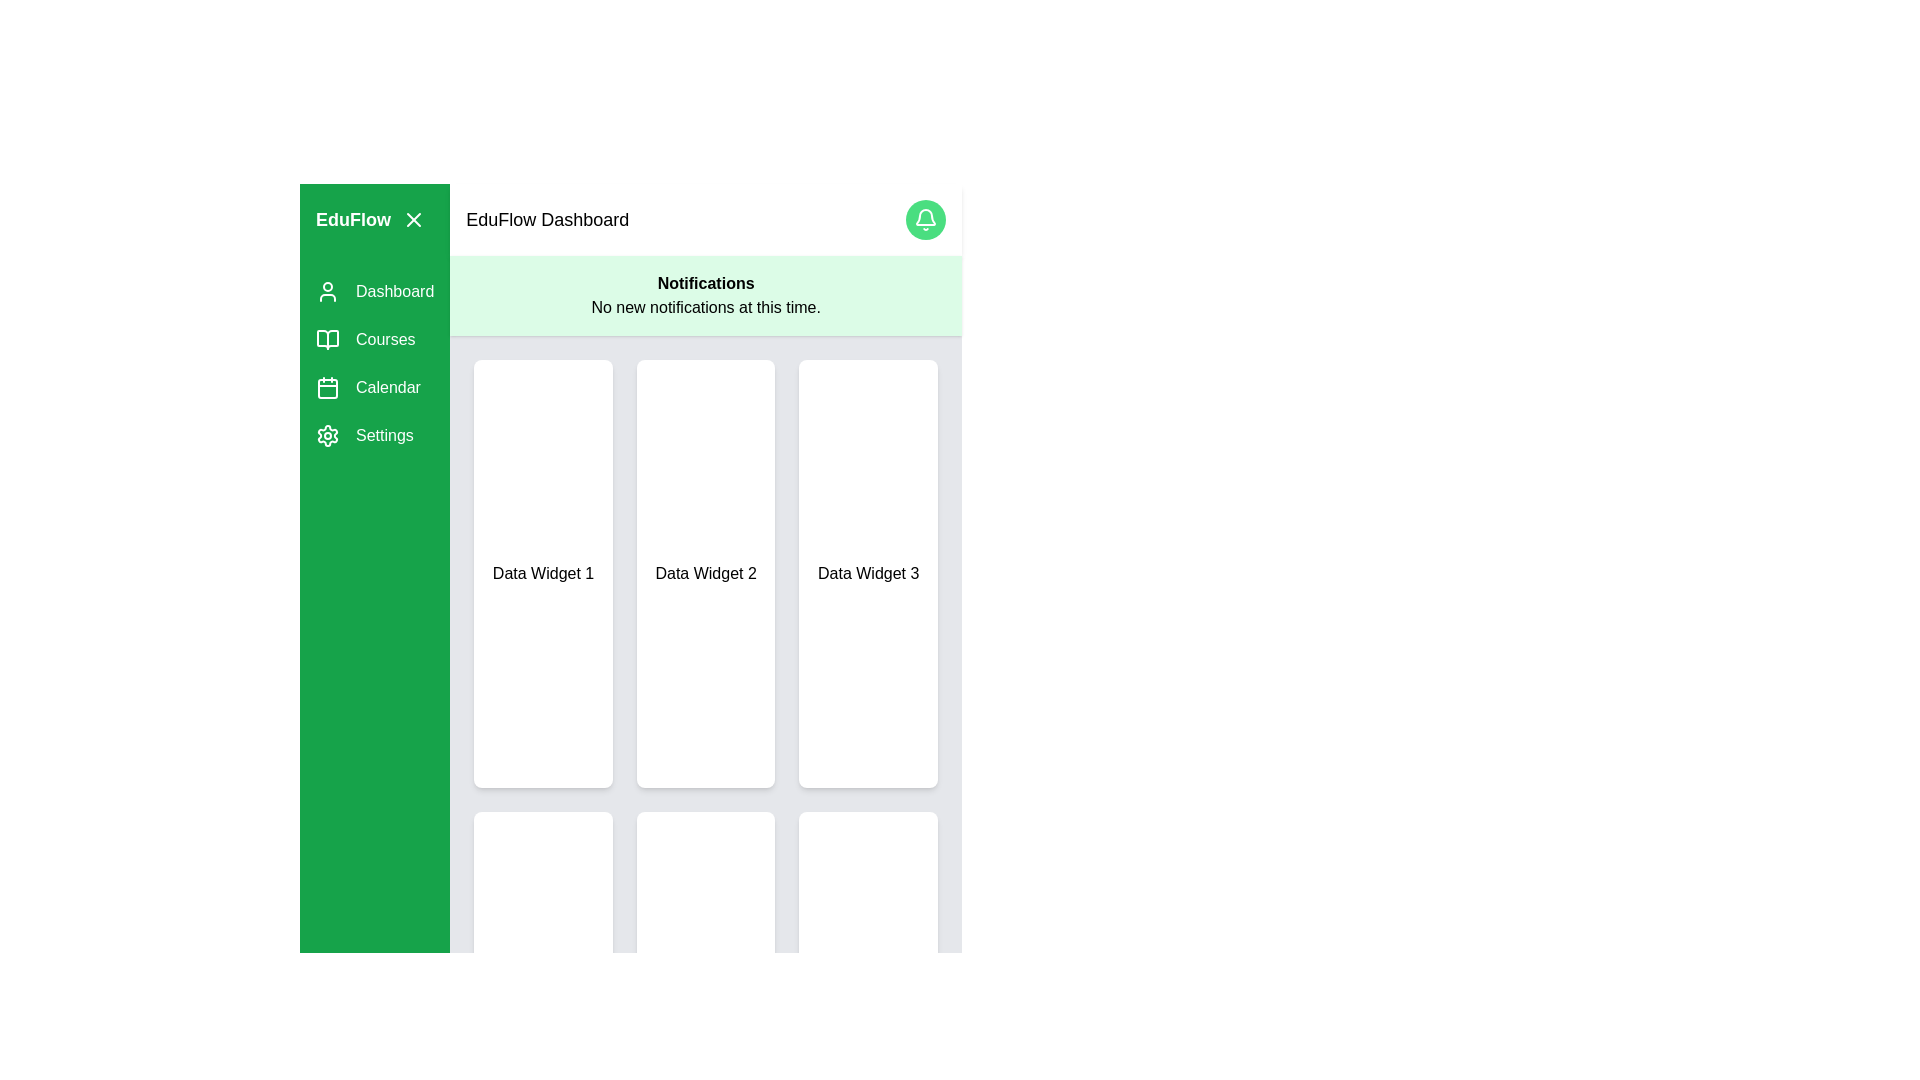 Image resolution: width=1920 pixels, height=1080 pixels. What do you see at coordinates (706, 574) in the screenshot?
I see `the static text label displaying 'Data Widget 2', which is centered in the second column of a three-column layout, located directly underneath a notification bar` at bounding box center [706, 574].